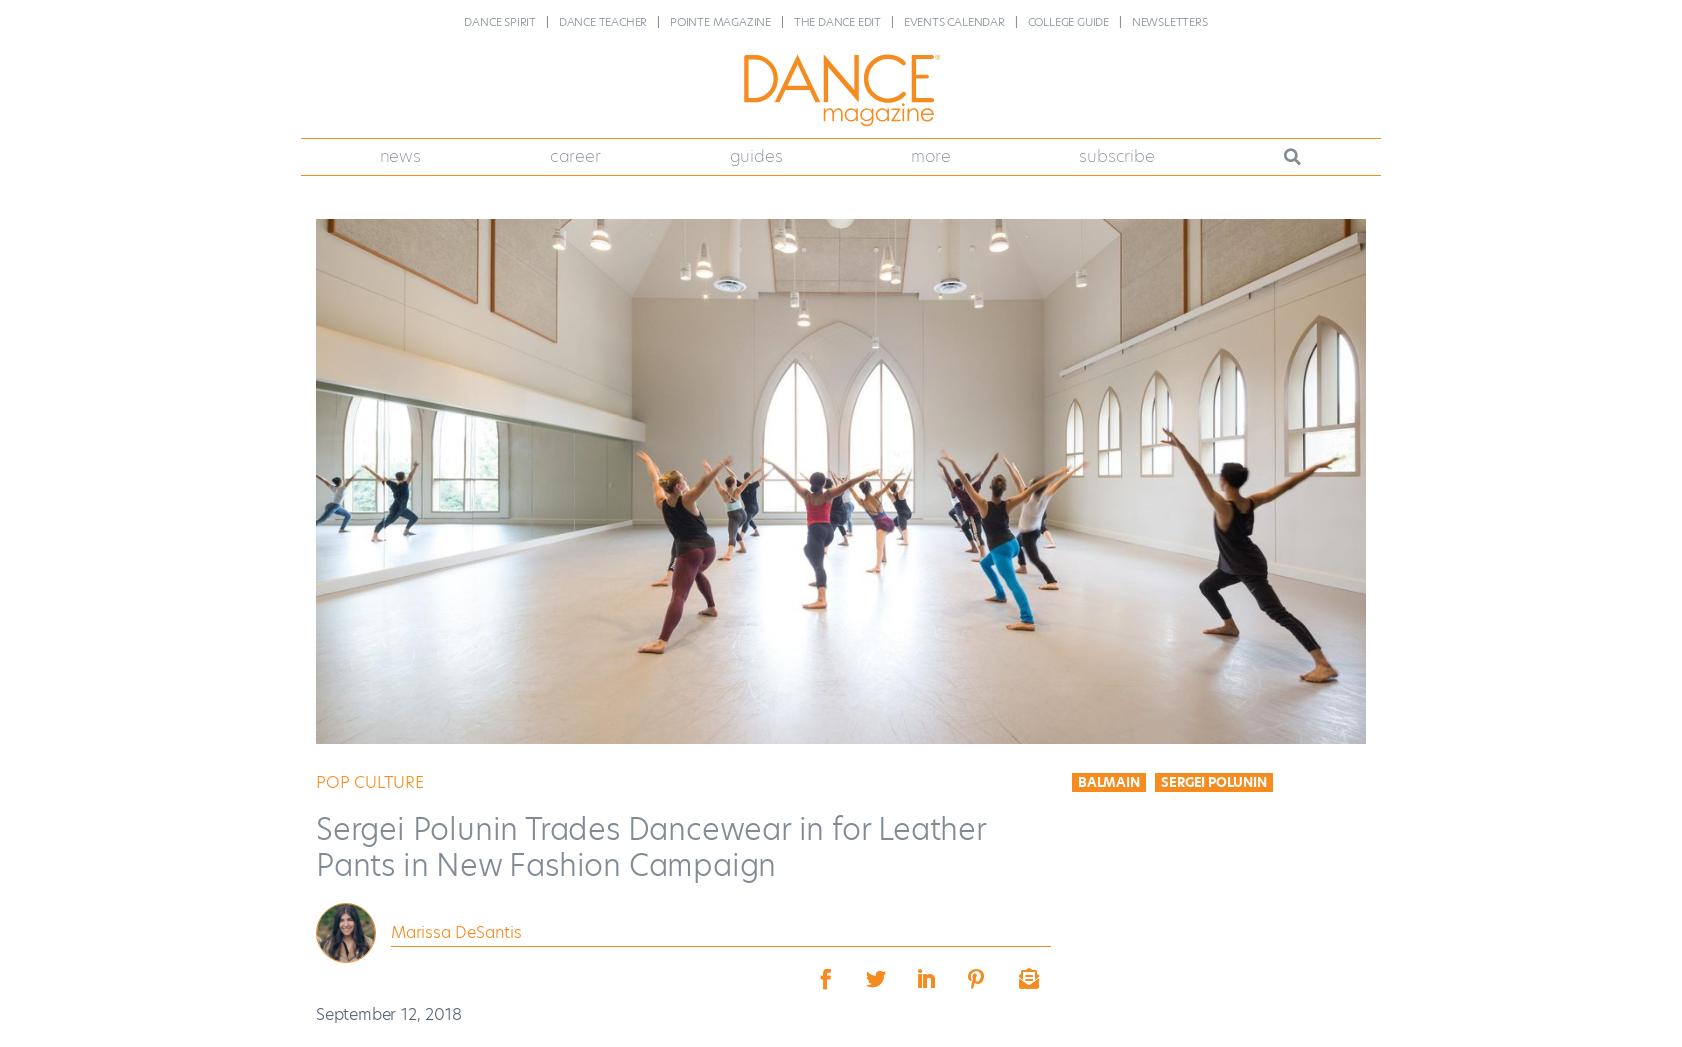 The width and height of the screenshot is (1682, 1047). Describe the element at coordinates (587, 202) in the screenshot. I see `'Career Advice'` at that location.